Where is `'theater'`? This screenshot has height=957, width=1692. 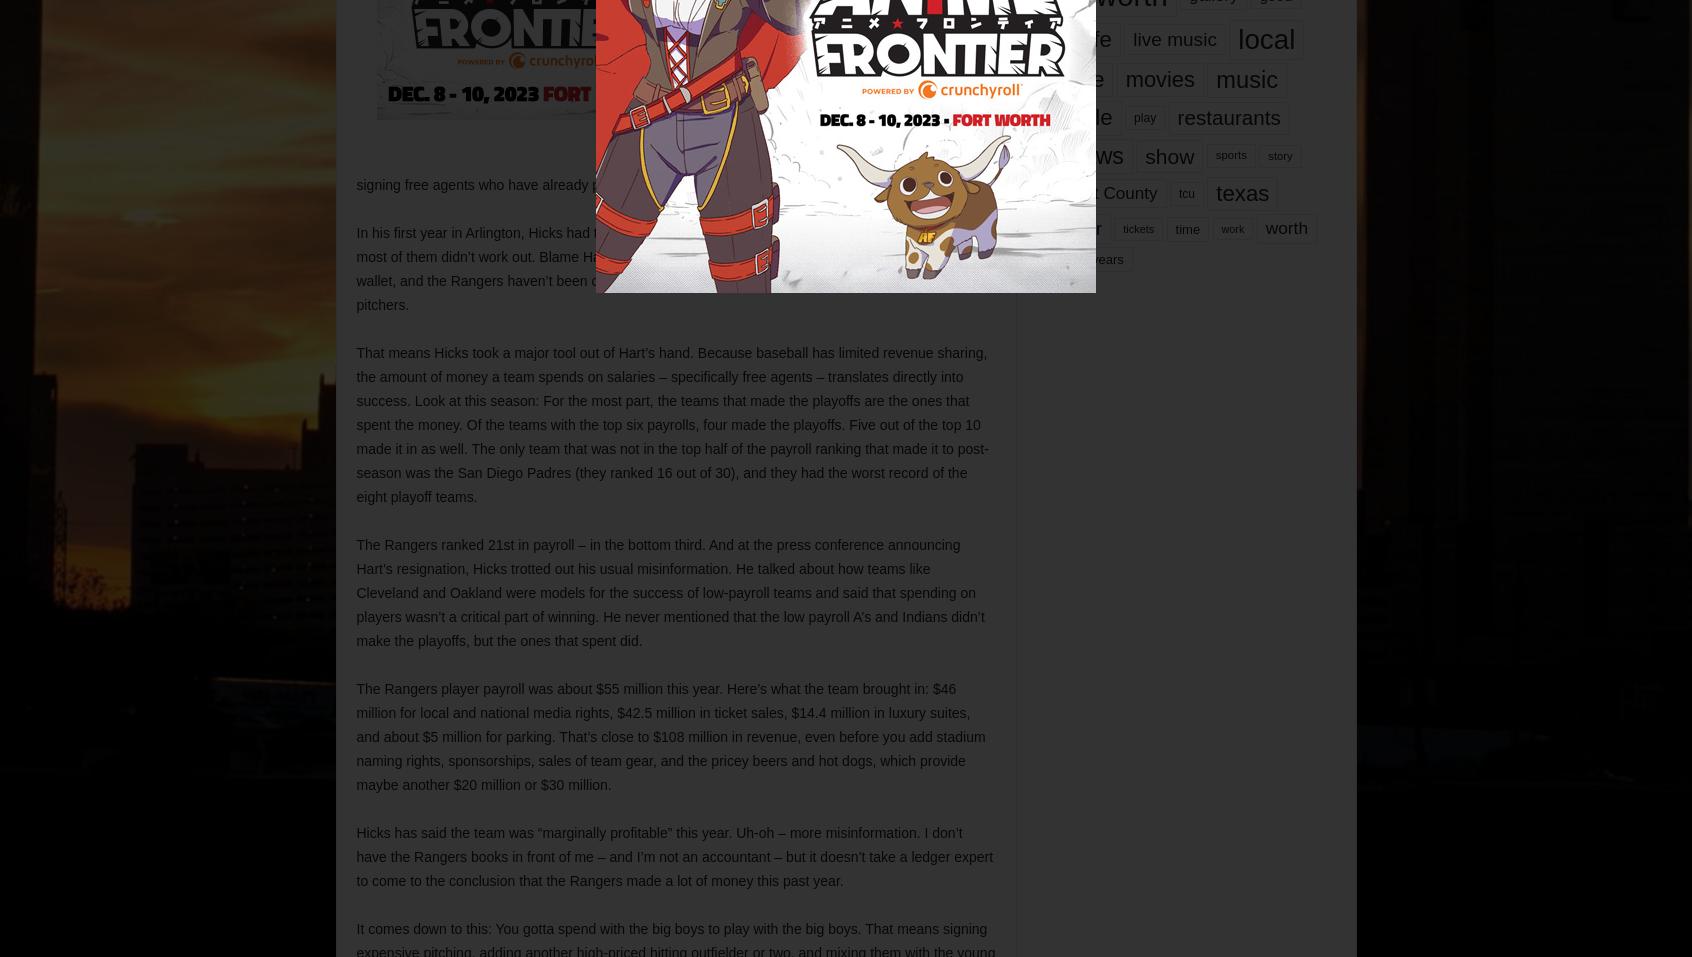
'theater' is located at coordinates (1073, 226).